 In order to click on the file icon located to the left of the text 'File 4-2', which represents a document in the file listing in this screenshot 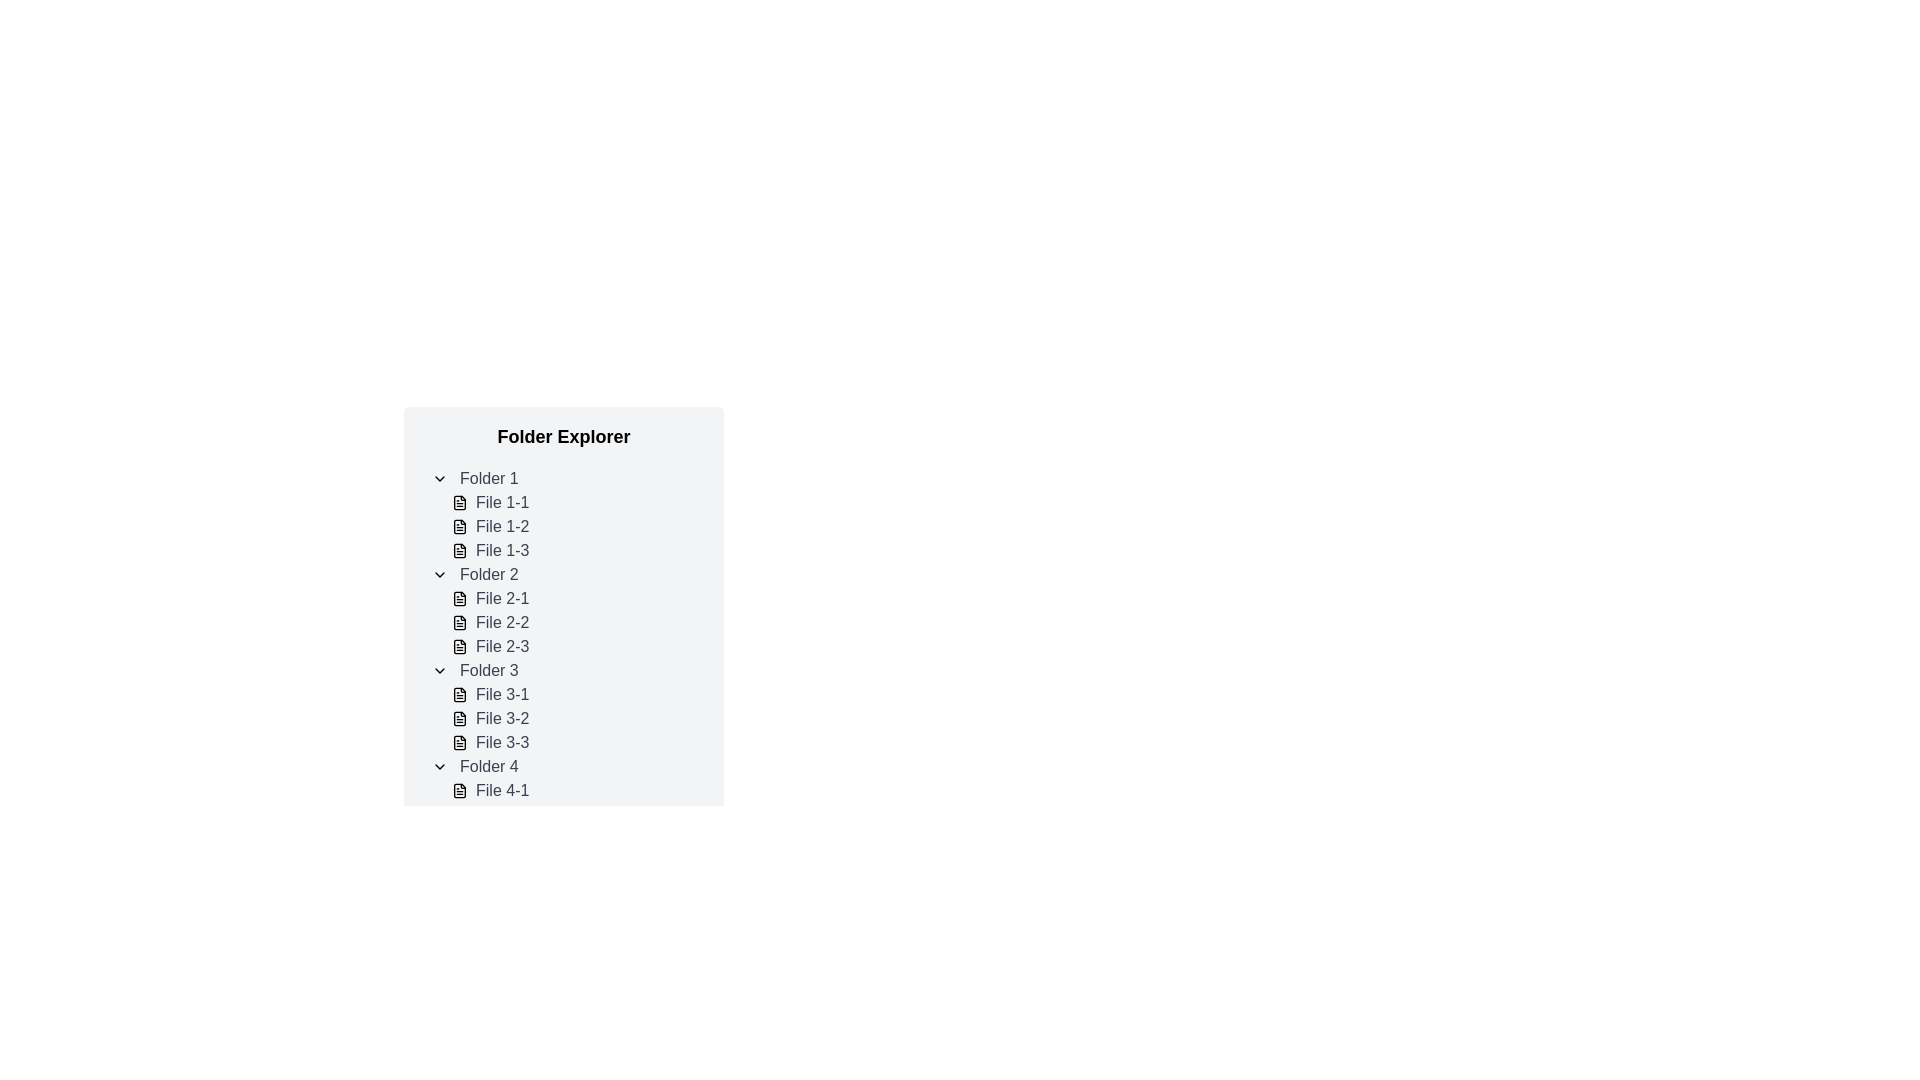, I will do `click(459, 814)`.